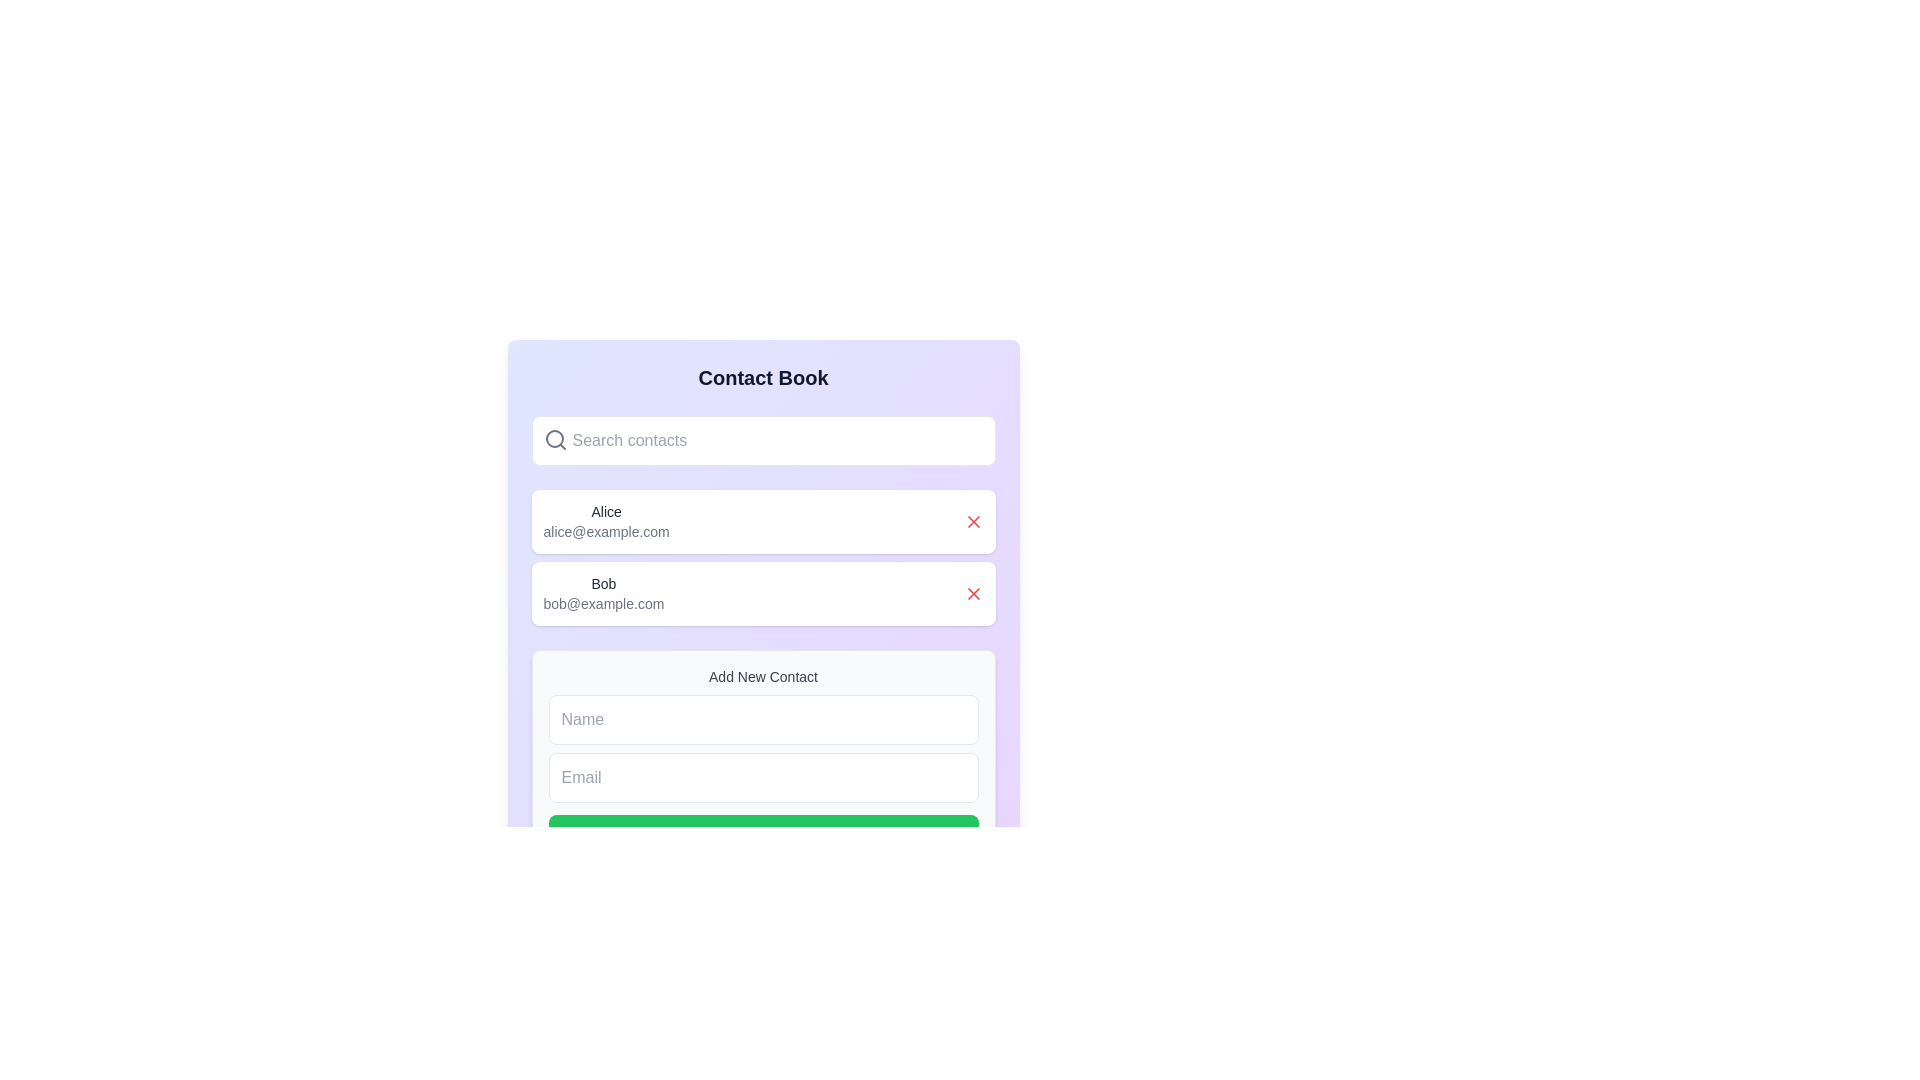 The image size is (1920, 1080). I want to click on the gray magnifying glass icon located to the left side of the 'Search contacts' input field under the 'Contact Book' heading, so click(555, 438).